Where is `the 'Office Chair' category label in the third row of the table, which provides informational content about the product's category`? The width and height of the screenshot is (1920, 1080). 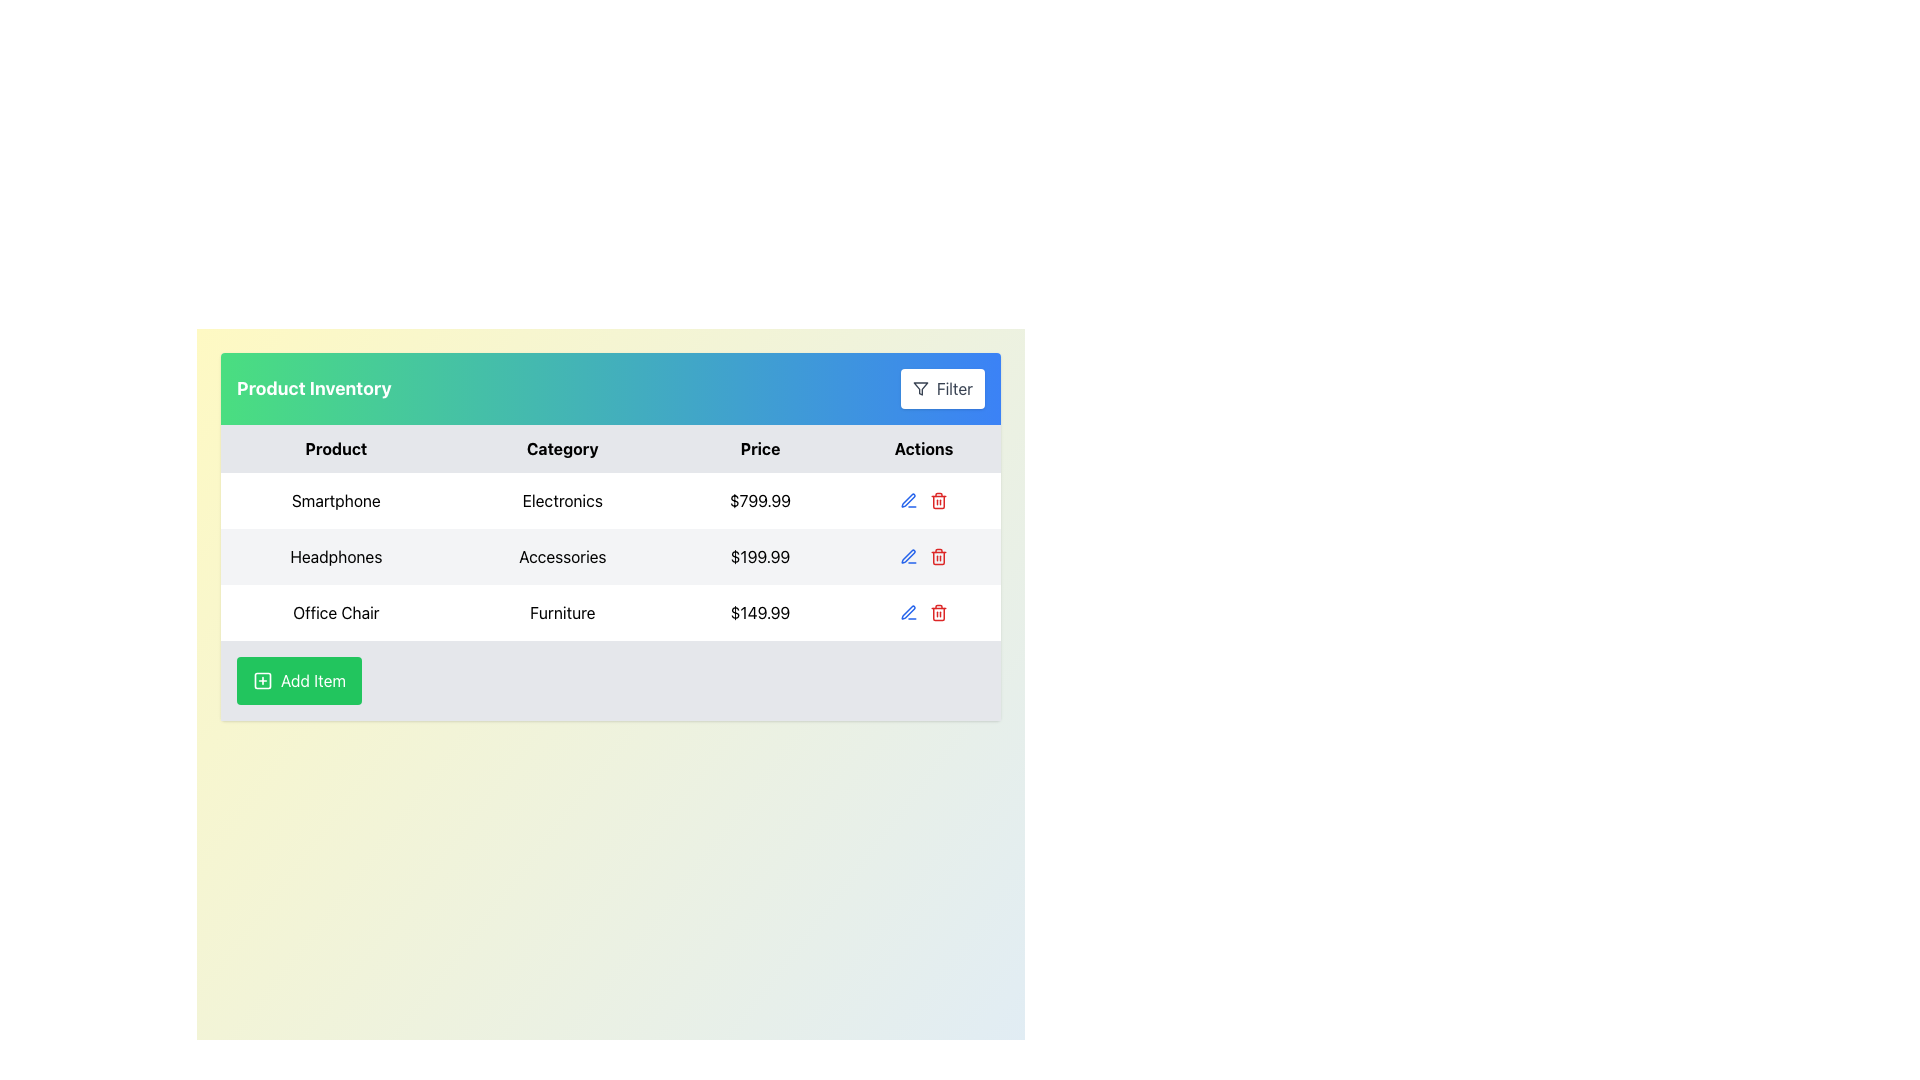 the 'Office Chair' category label in the third row of the table, which provides informational content about the product's category is located at coordinates (561, 612).